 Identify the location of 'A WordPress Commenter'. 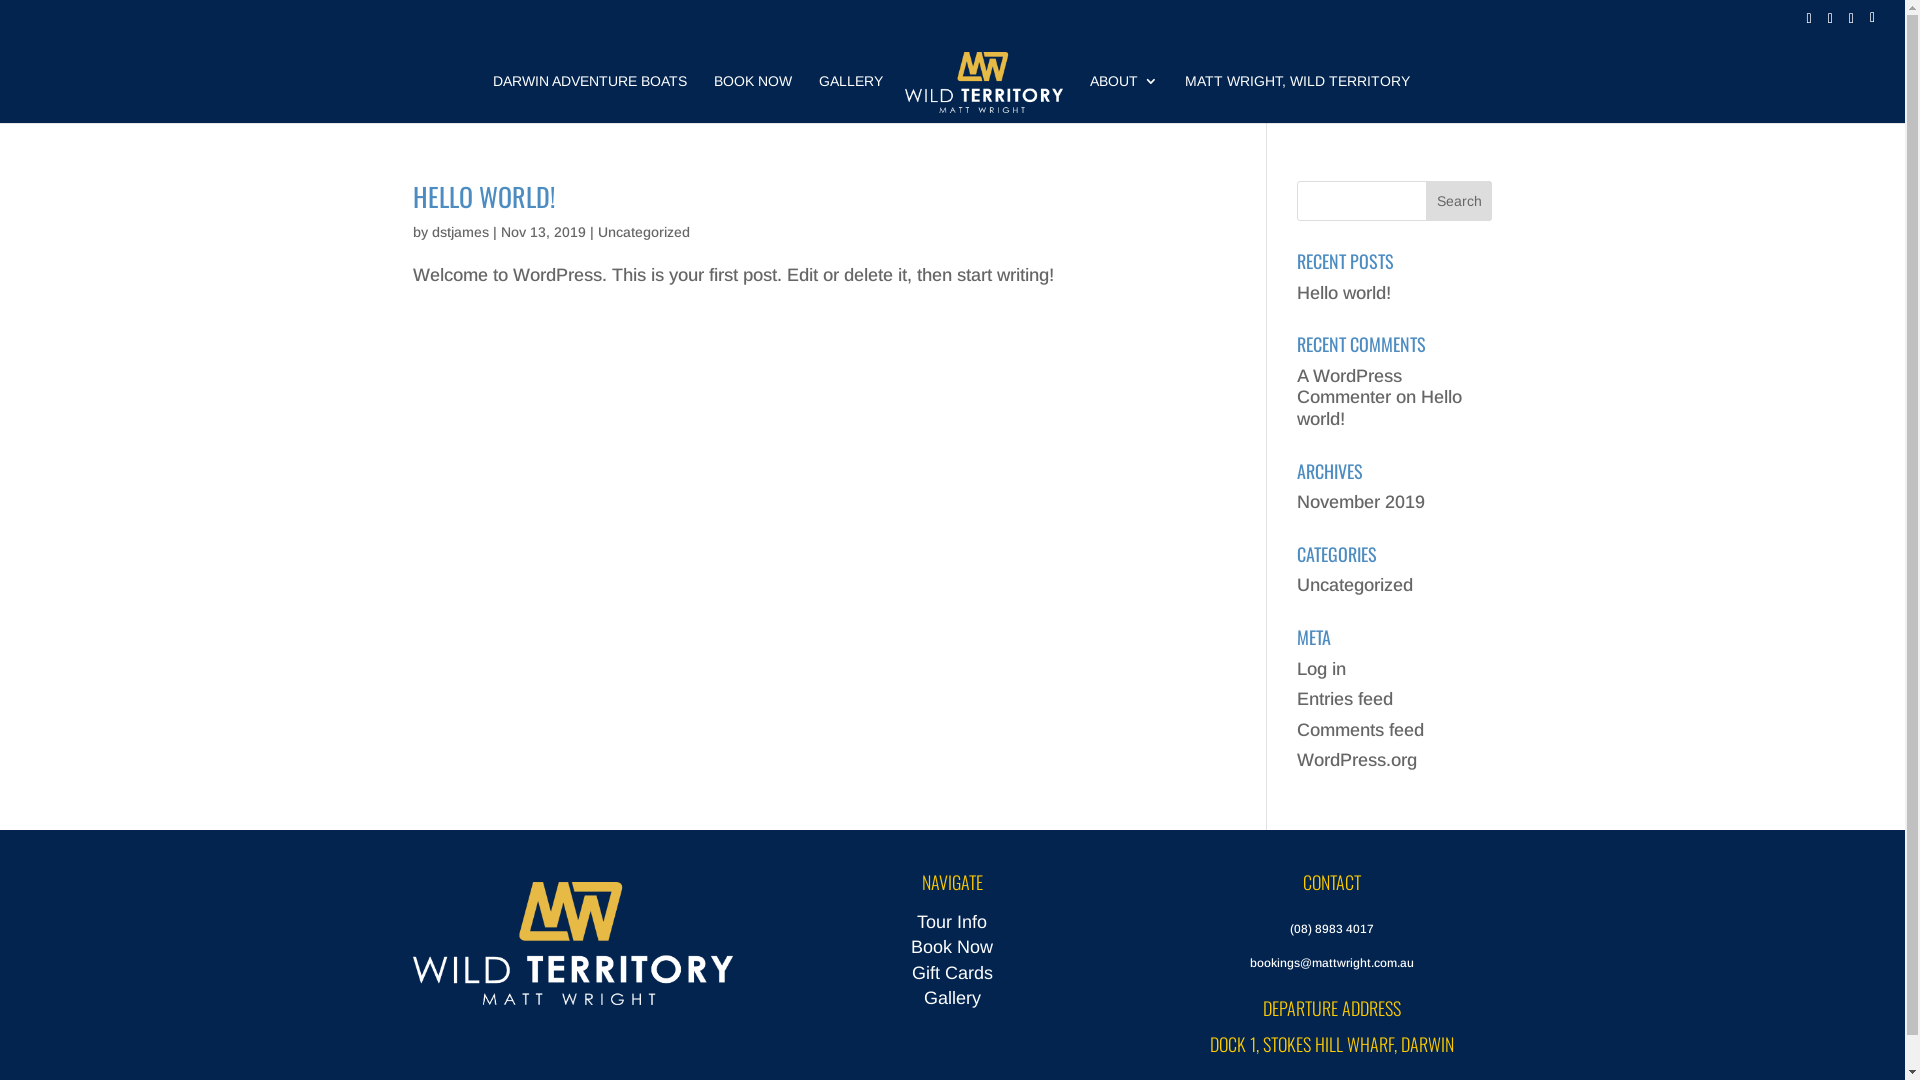
(1349, 386).